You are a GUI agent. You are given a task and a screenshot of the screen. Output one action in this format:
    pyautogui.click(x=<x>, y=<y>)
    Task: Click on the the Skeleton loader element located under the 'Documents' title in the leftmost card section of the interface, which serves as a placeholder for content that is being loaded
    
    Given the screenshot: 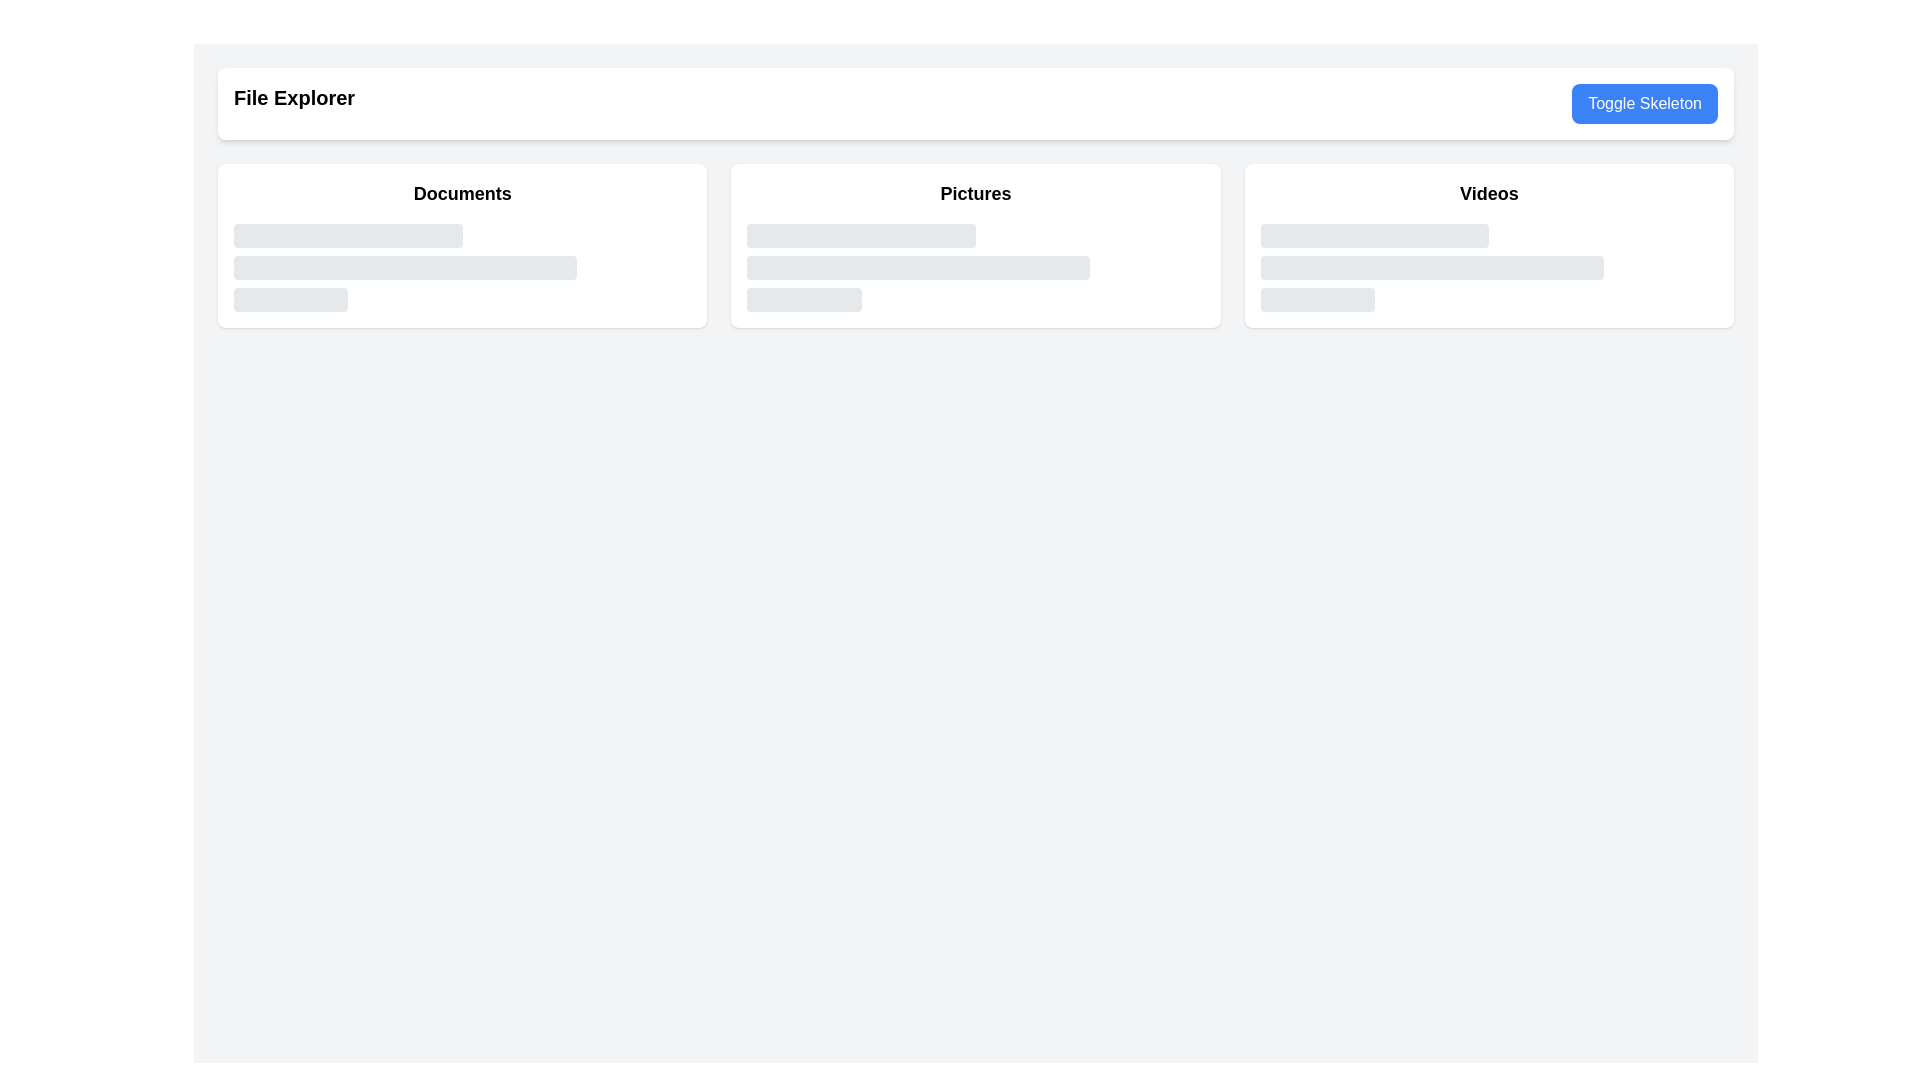 What is the action you would take?
    pyautogui.click(x=461, y=266)
    